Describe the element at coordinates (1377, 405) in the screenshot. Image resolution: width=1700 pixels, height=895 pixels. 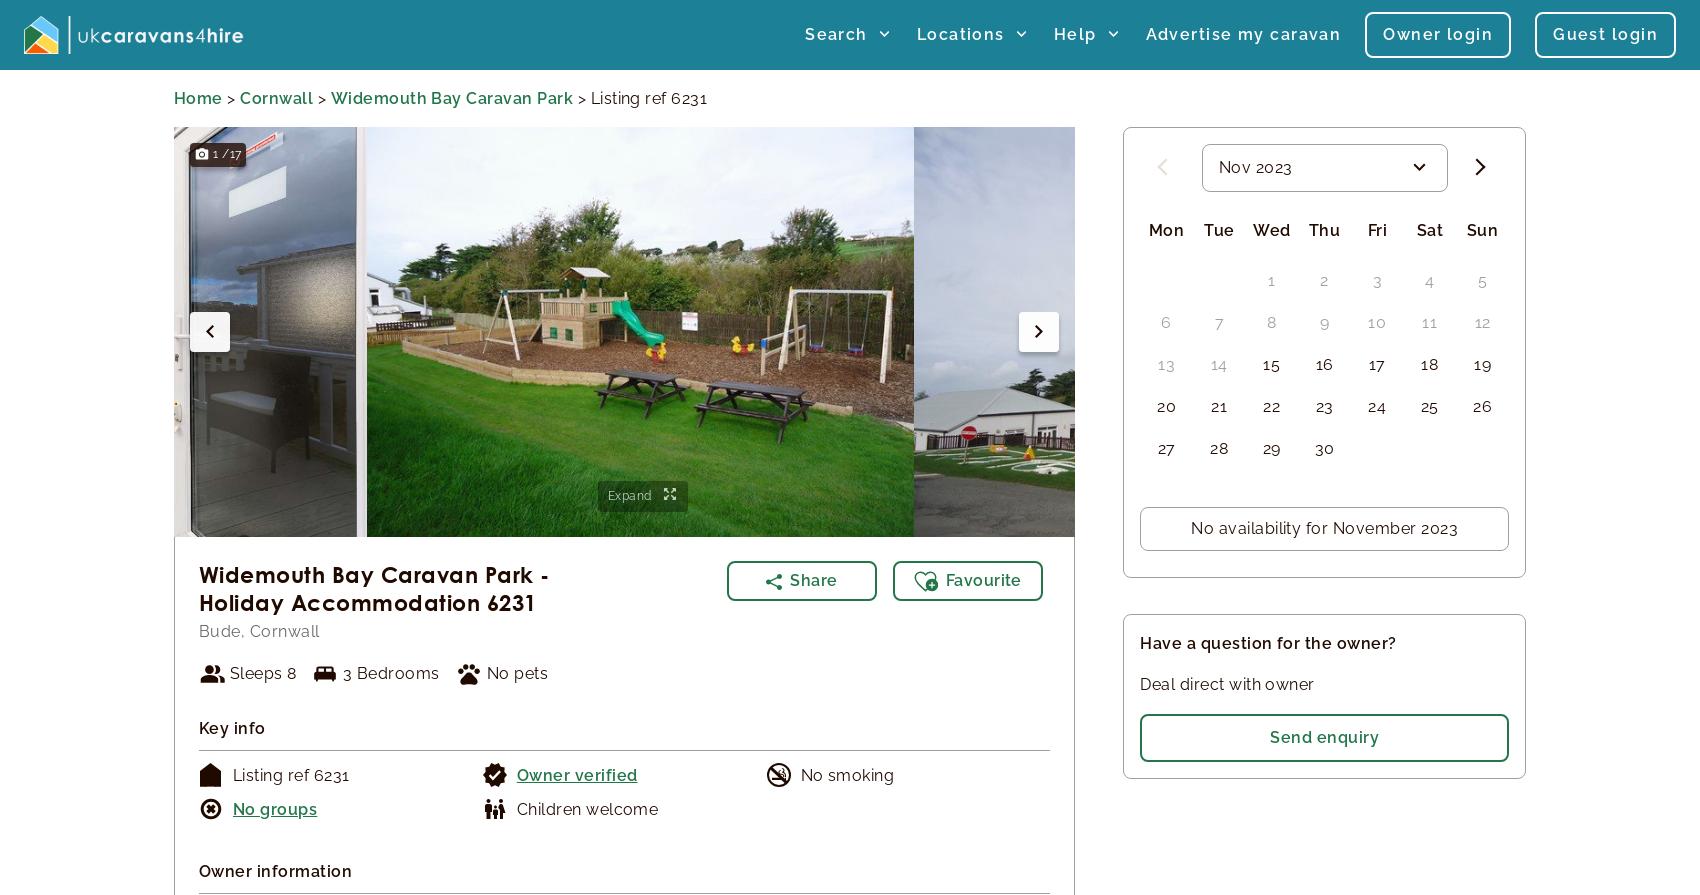
I see `'24'` at that location.